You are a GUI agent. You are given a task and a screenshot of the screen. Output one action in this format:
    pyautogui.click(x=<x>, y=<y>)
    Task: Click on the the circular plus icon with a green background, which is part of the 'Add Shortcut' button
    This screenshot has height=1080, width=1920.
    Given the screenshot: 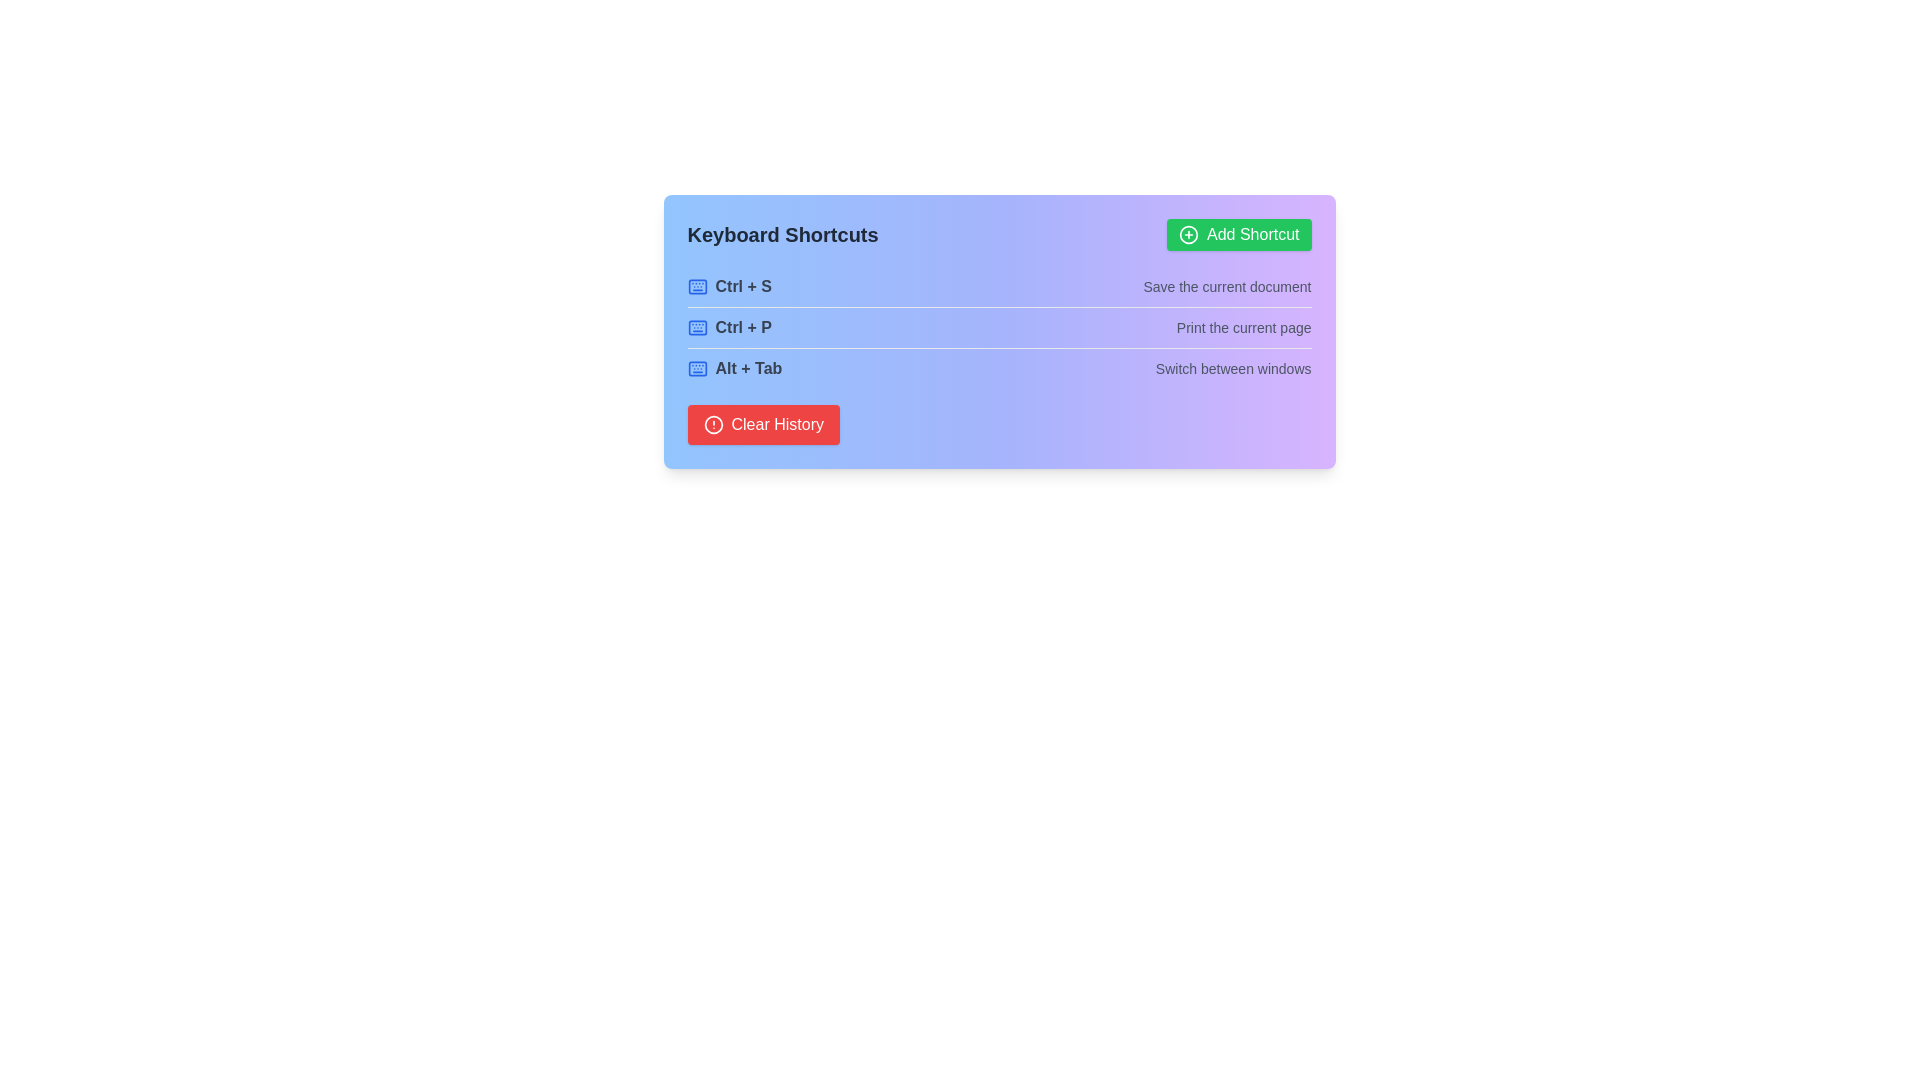 What is the action you would take?
    pyautogui.click(x=1189, y=234)
    